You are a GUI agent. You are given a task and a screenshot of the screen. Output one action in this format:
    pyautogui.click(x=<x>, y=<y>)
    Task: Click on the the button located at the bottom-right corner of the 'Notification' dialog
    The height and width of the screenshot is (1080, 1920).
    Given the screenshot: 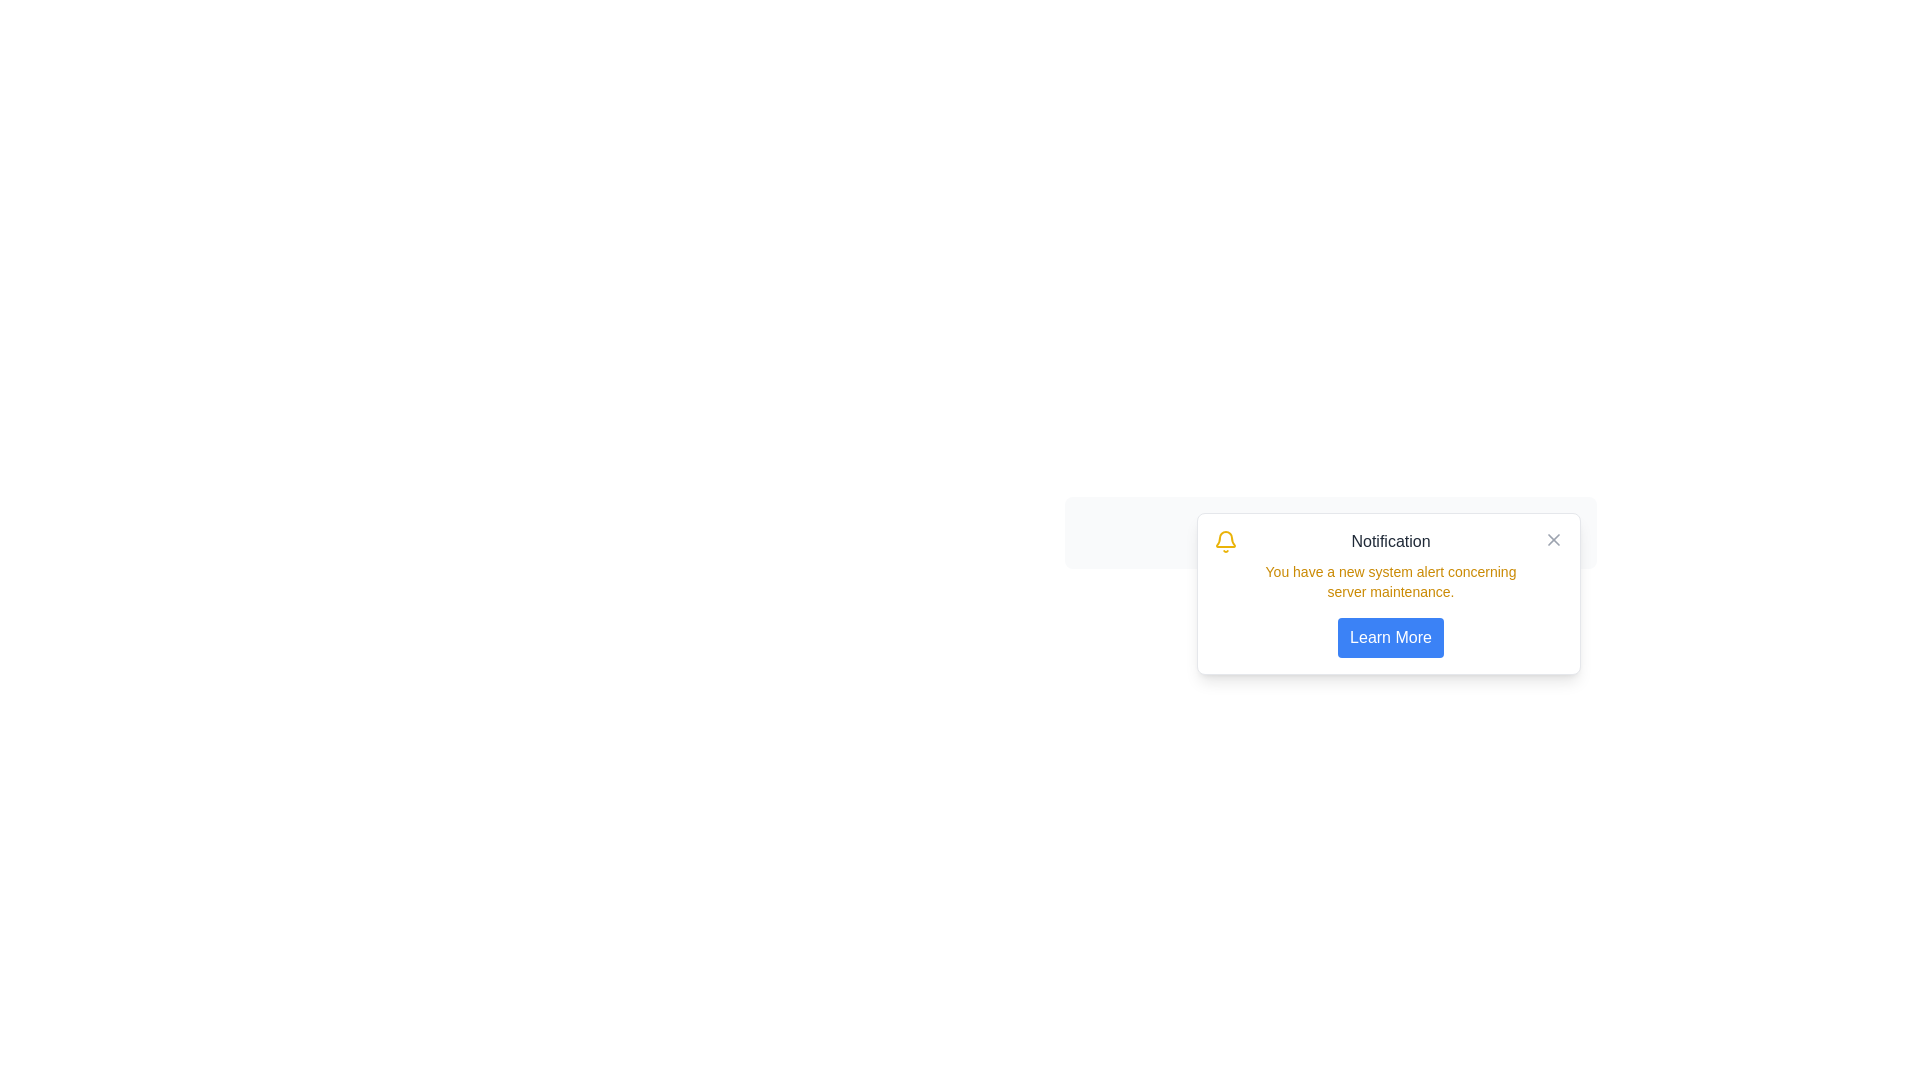 What is the action you would take?
    pyautogui.click(x=1390, y=637)
    